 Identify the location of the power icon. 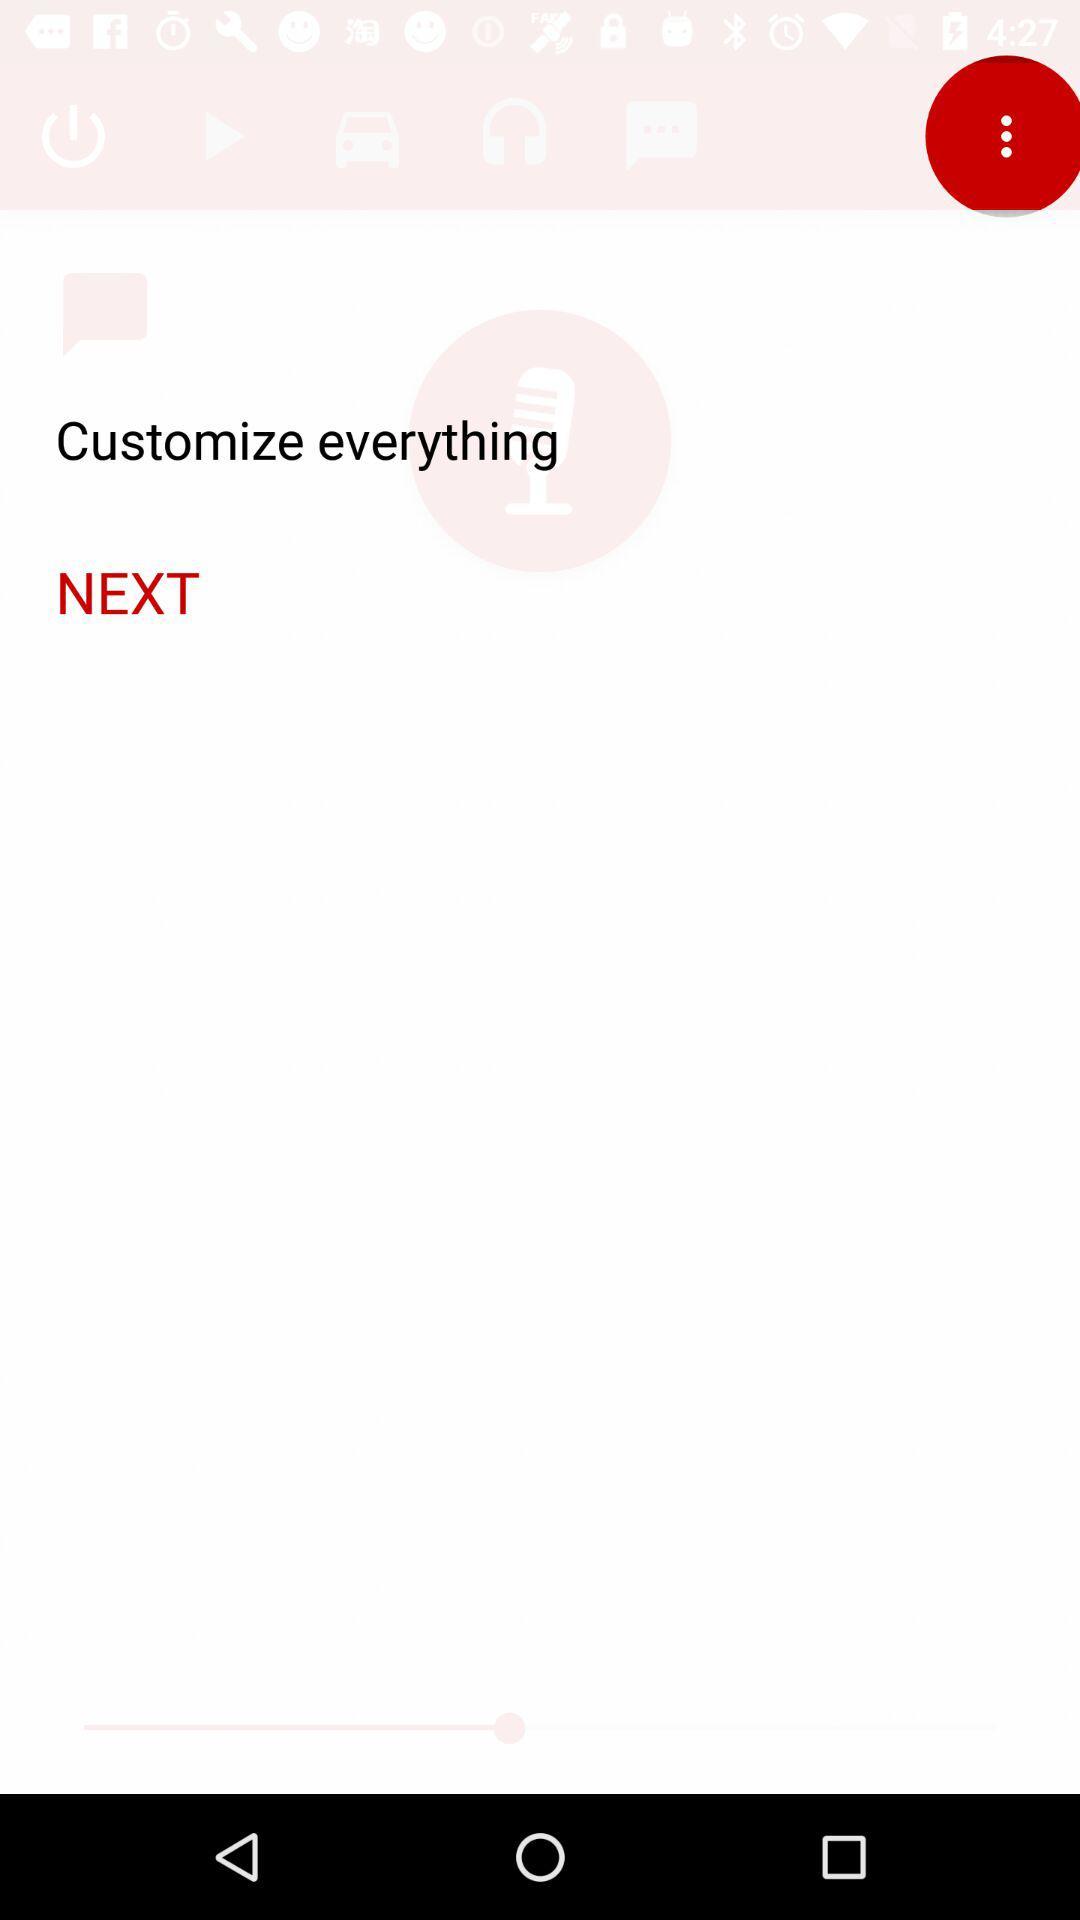
(72, 135).